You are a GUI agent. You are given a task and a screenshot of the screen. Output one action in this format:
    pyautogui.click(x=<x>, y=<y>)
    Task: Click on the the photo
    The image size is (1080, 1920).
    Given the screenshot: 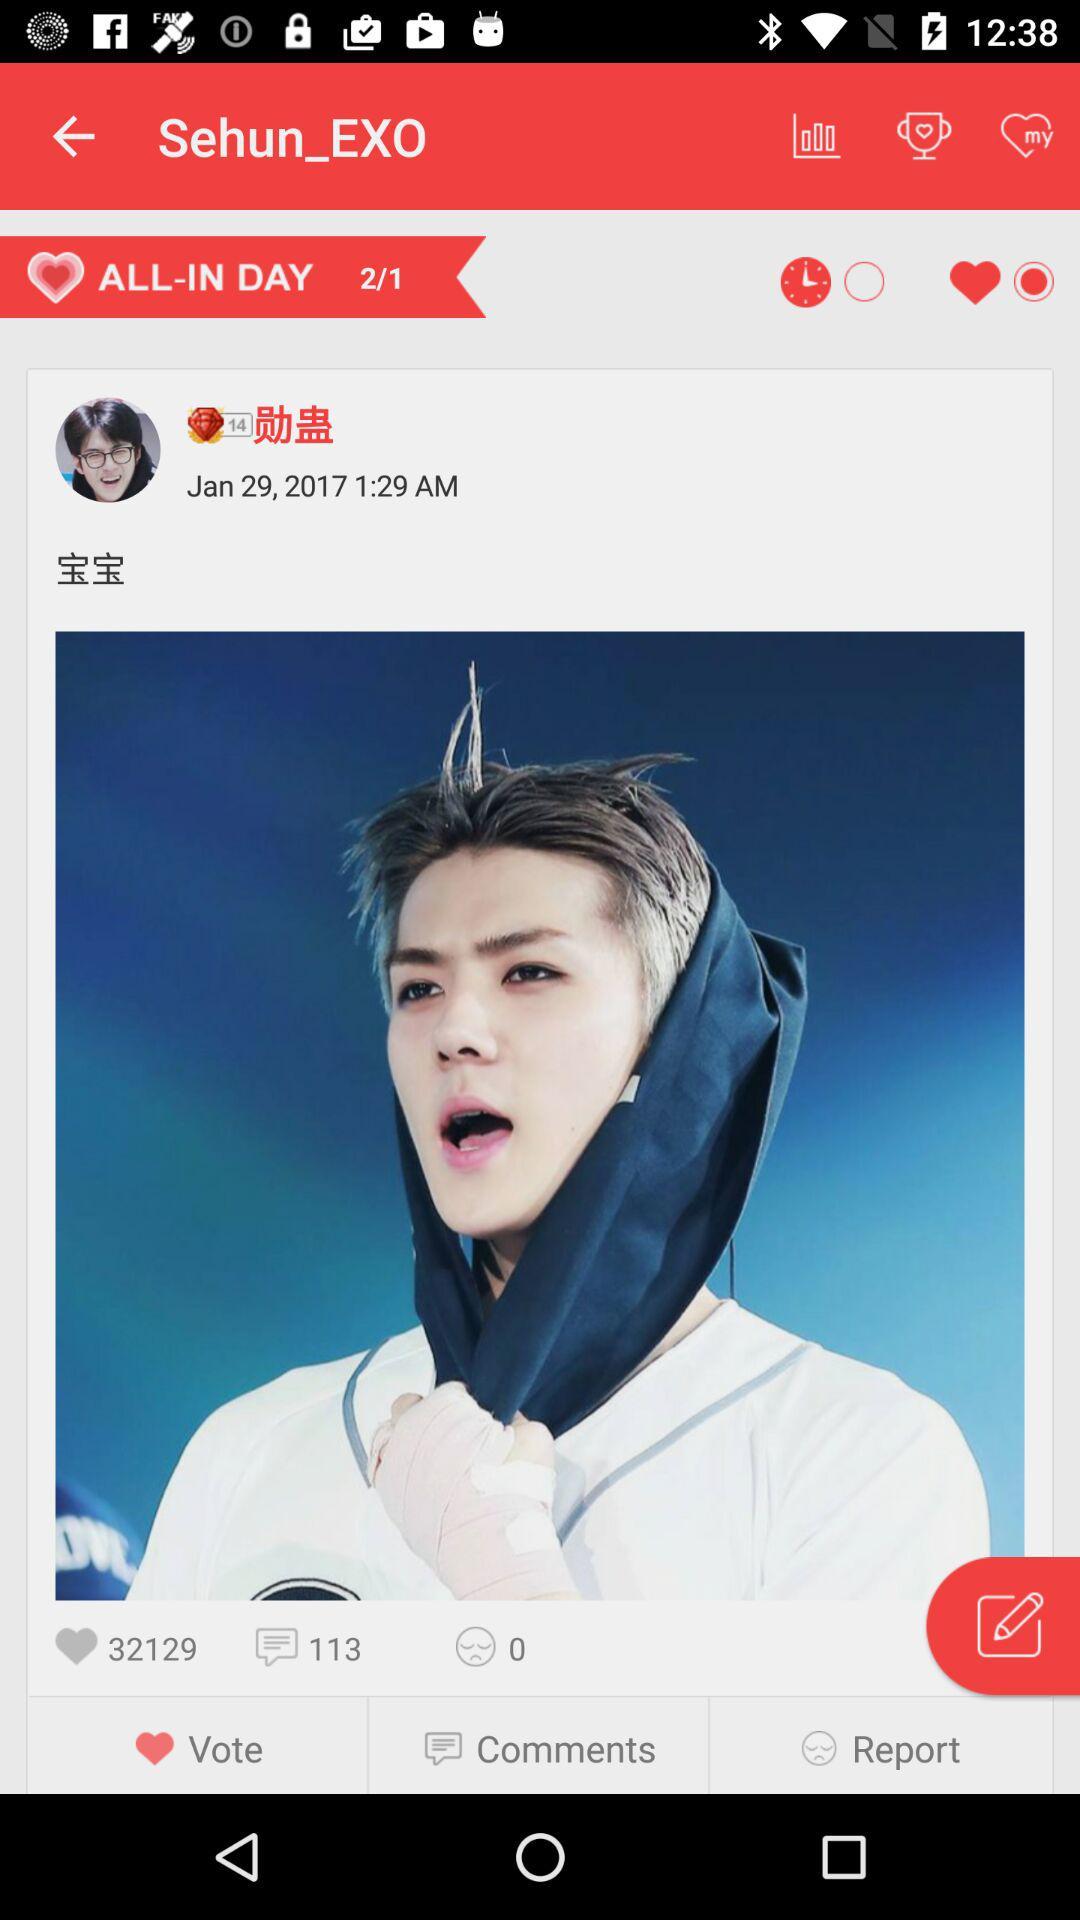 What is the action you would take?
    pyautogui.click(x=540, y=1115)
    